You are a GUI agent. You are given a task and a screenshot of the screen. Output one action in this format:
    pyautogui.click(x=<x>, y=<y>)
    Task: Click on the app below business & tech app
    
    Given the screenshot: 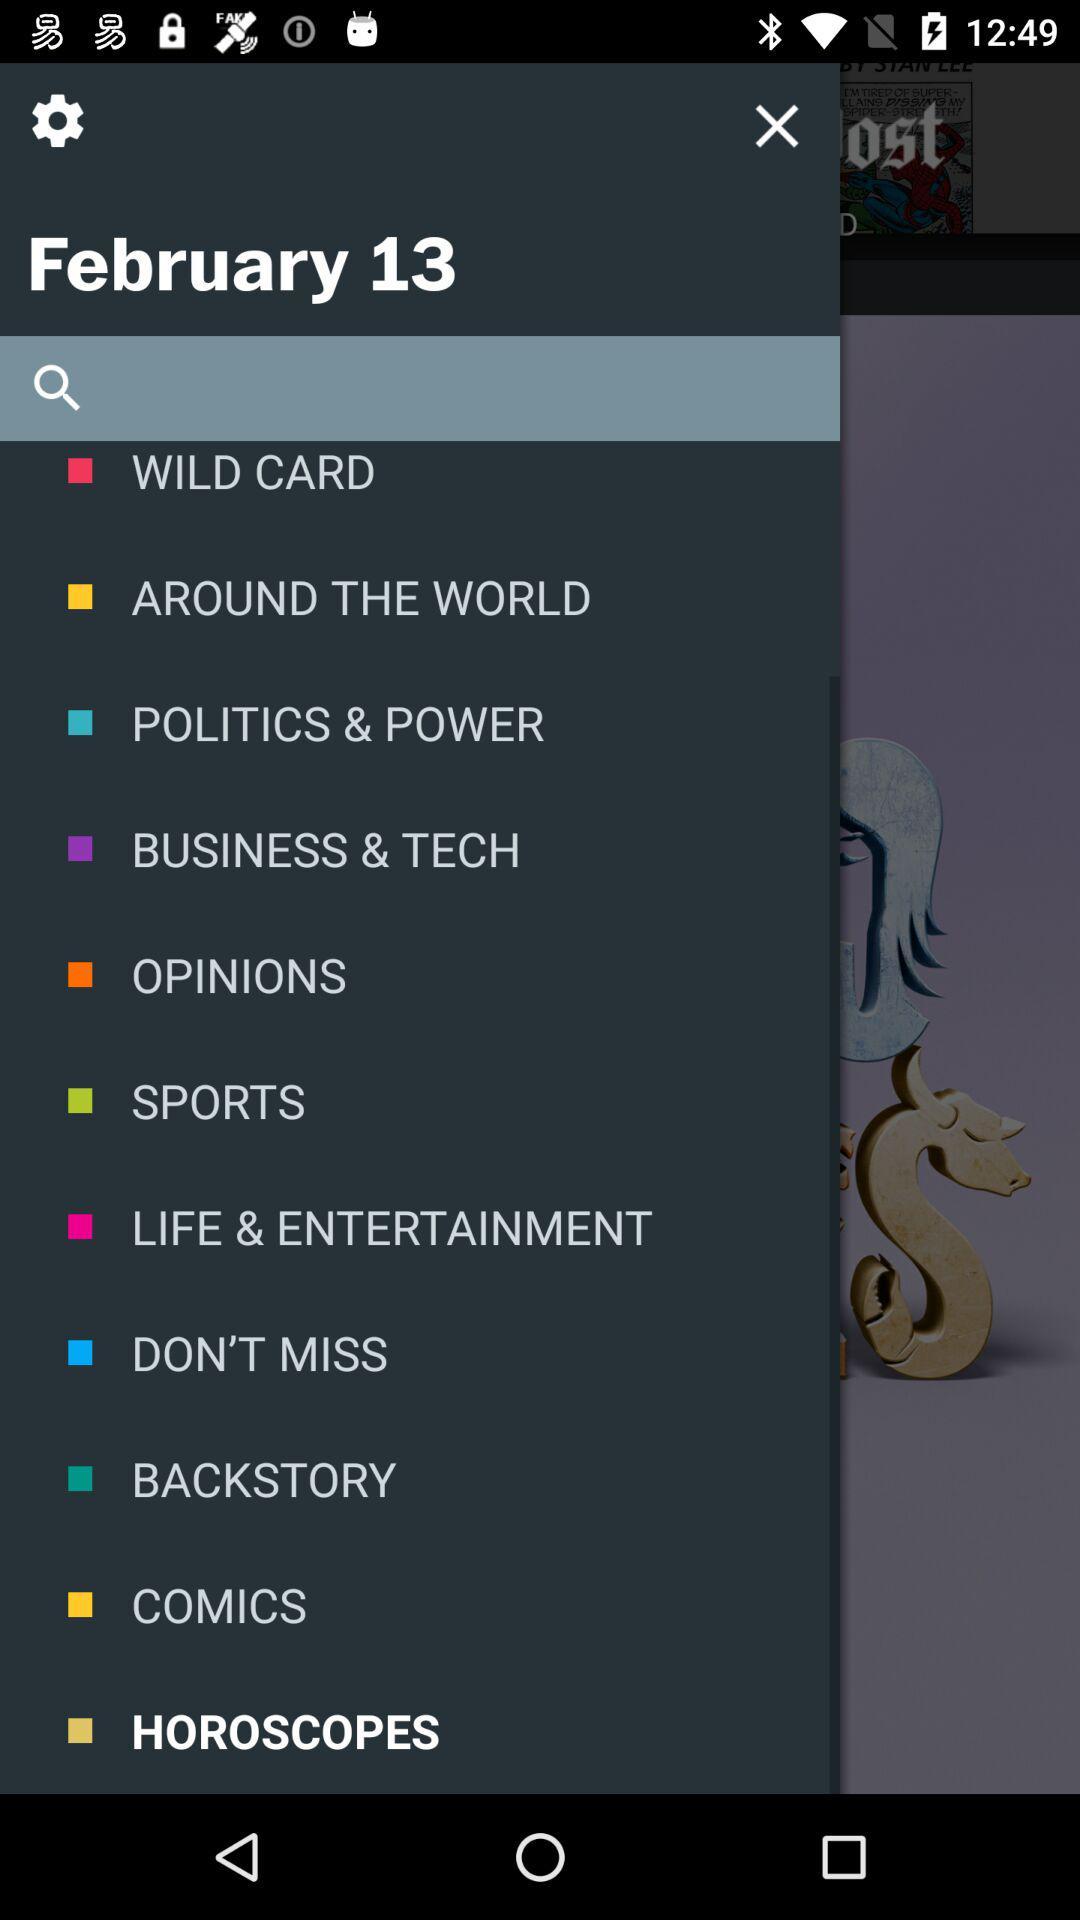 What is the action you would take?
    pyautogui.click(x=419, y=974)
    